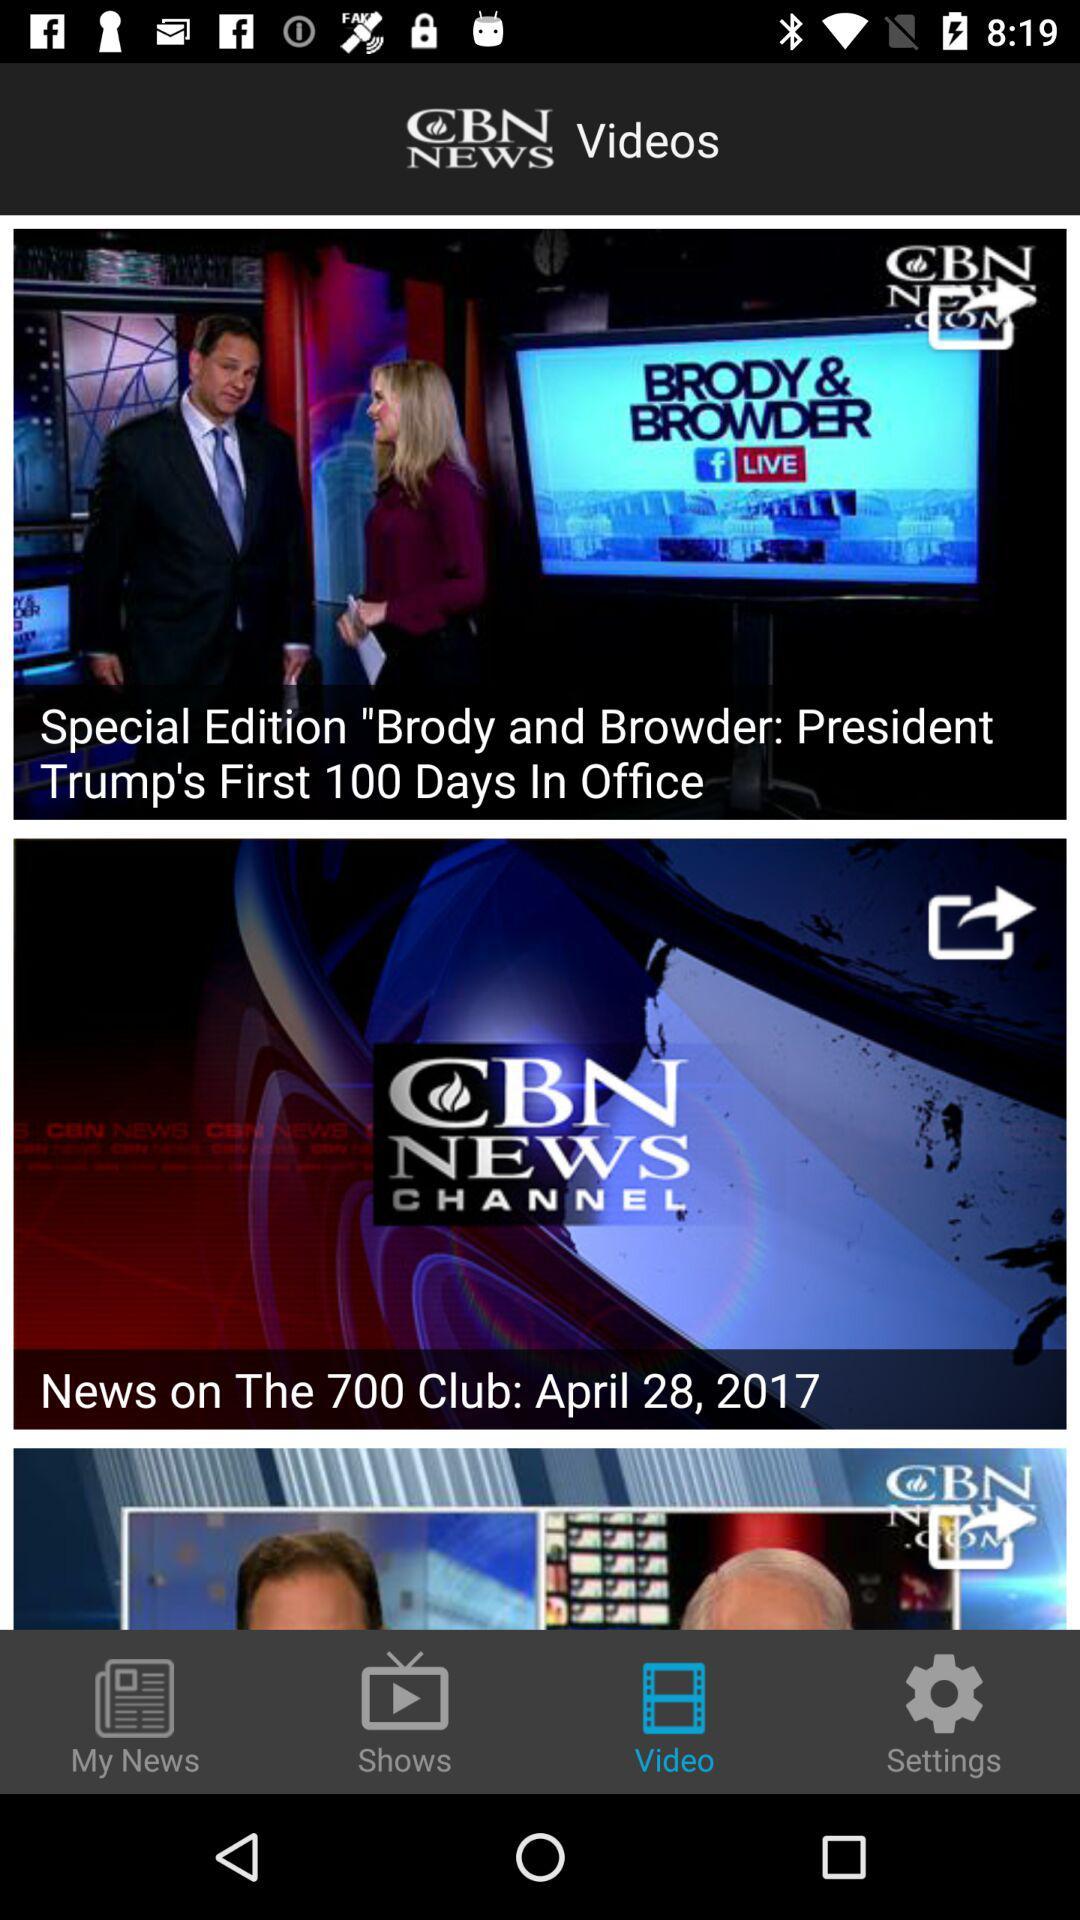 This screenshot has height=1920, width=1080. I want to click on the my news icon, so click(135, 1718).